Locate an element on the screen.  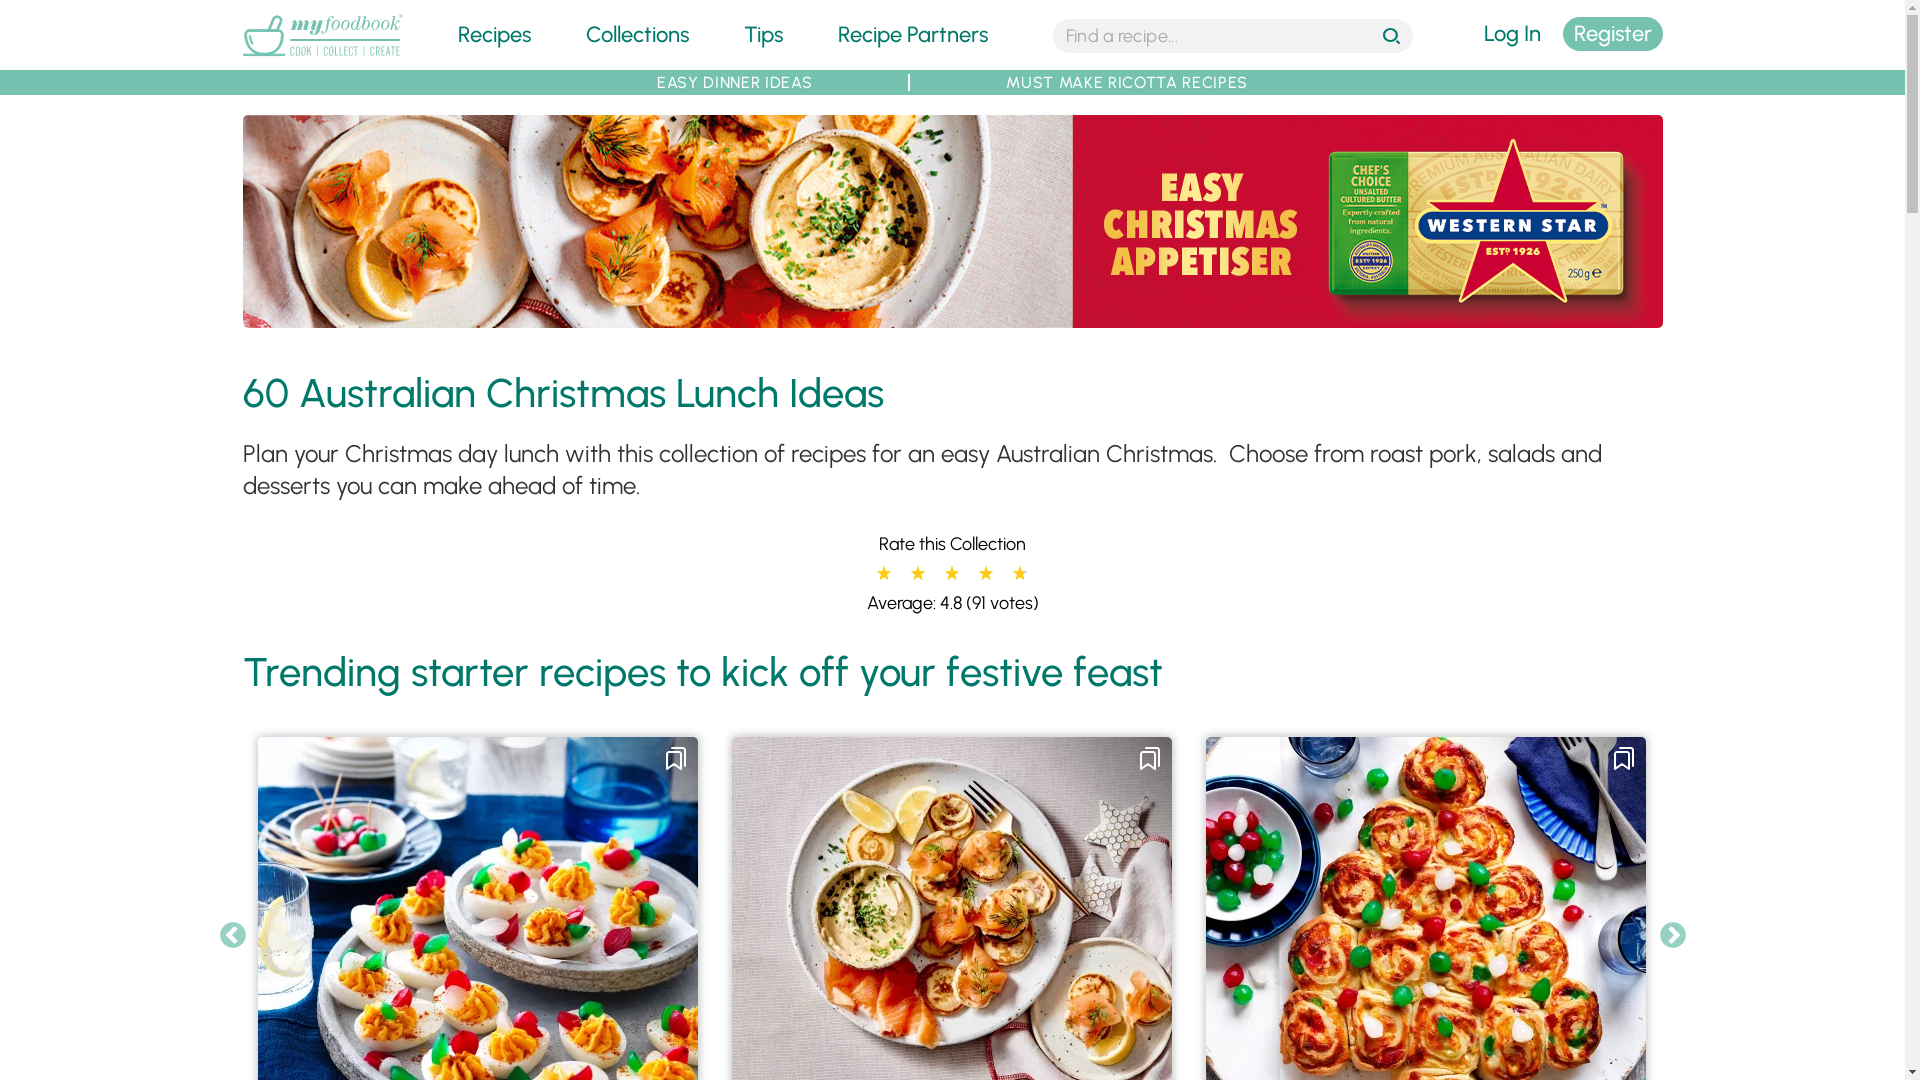
'Give it 5/5' is located at coordinates (1017, 574).